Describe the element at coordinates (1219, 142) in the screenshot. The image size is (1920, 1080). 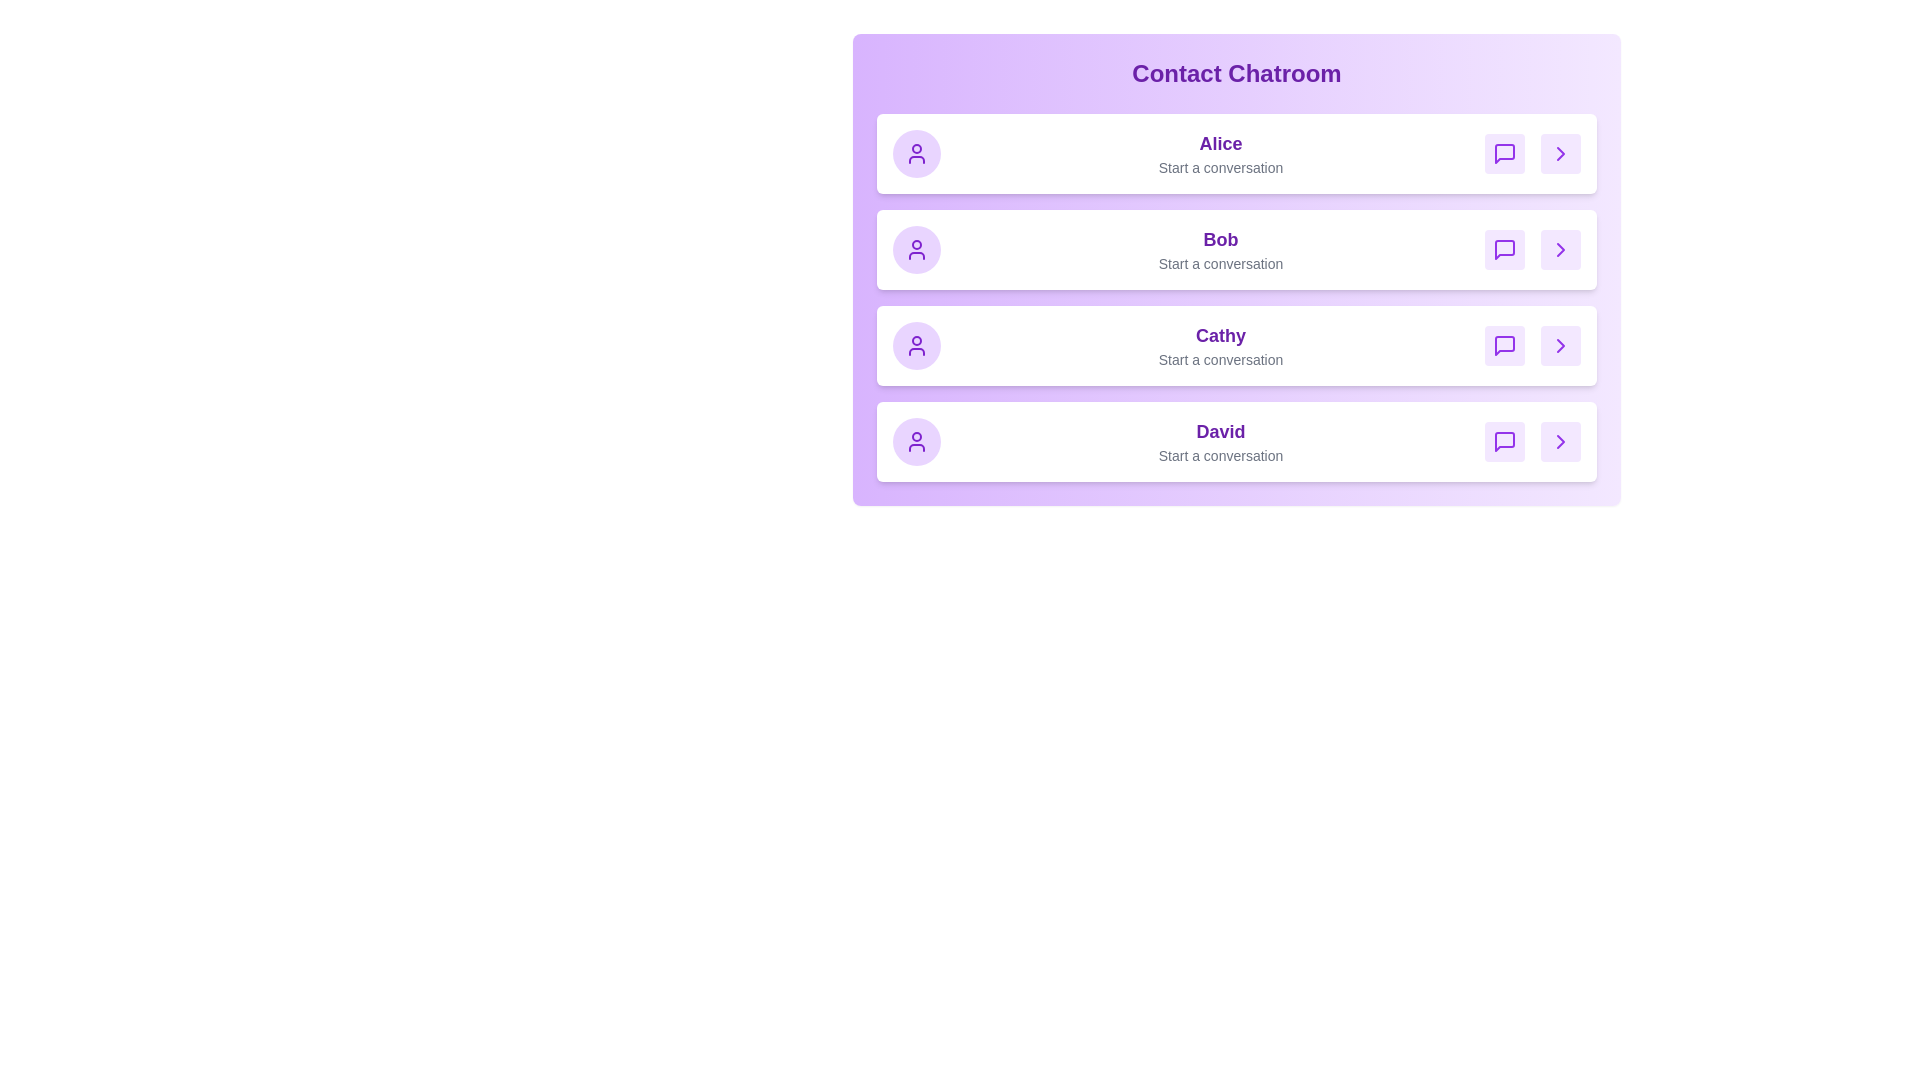
I see `the contact name Alice to select them` at that location.